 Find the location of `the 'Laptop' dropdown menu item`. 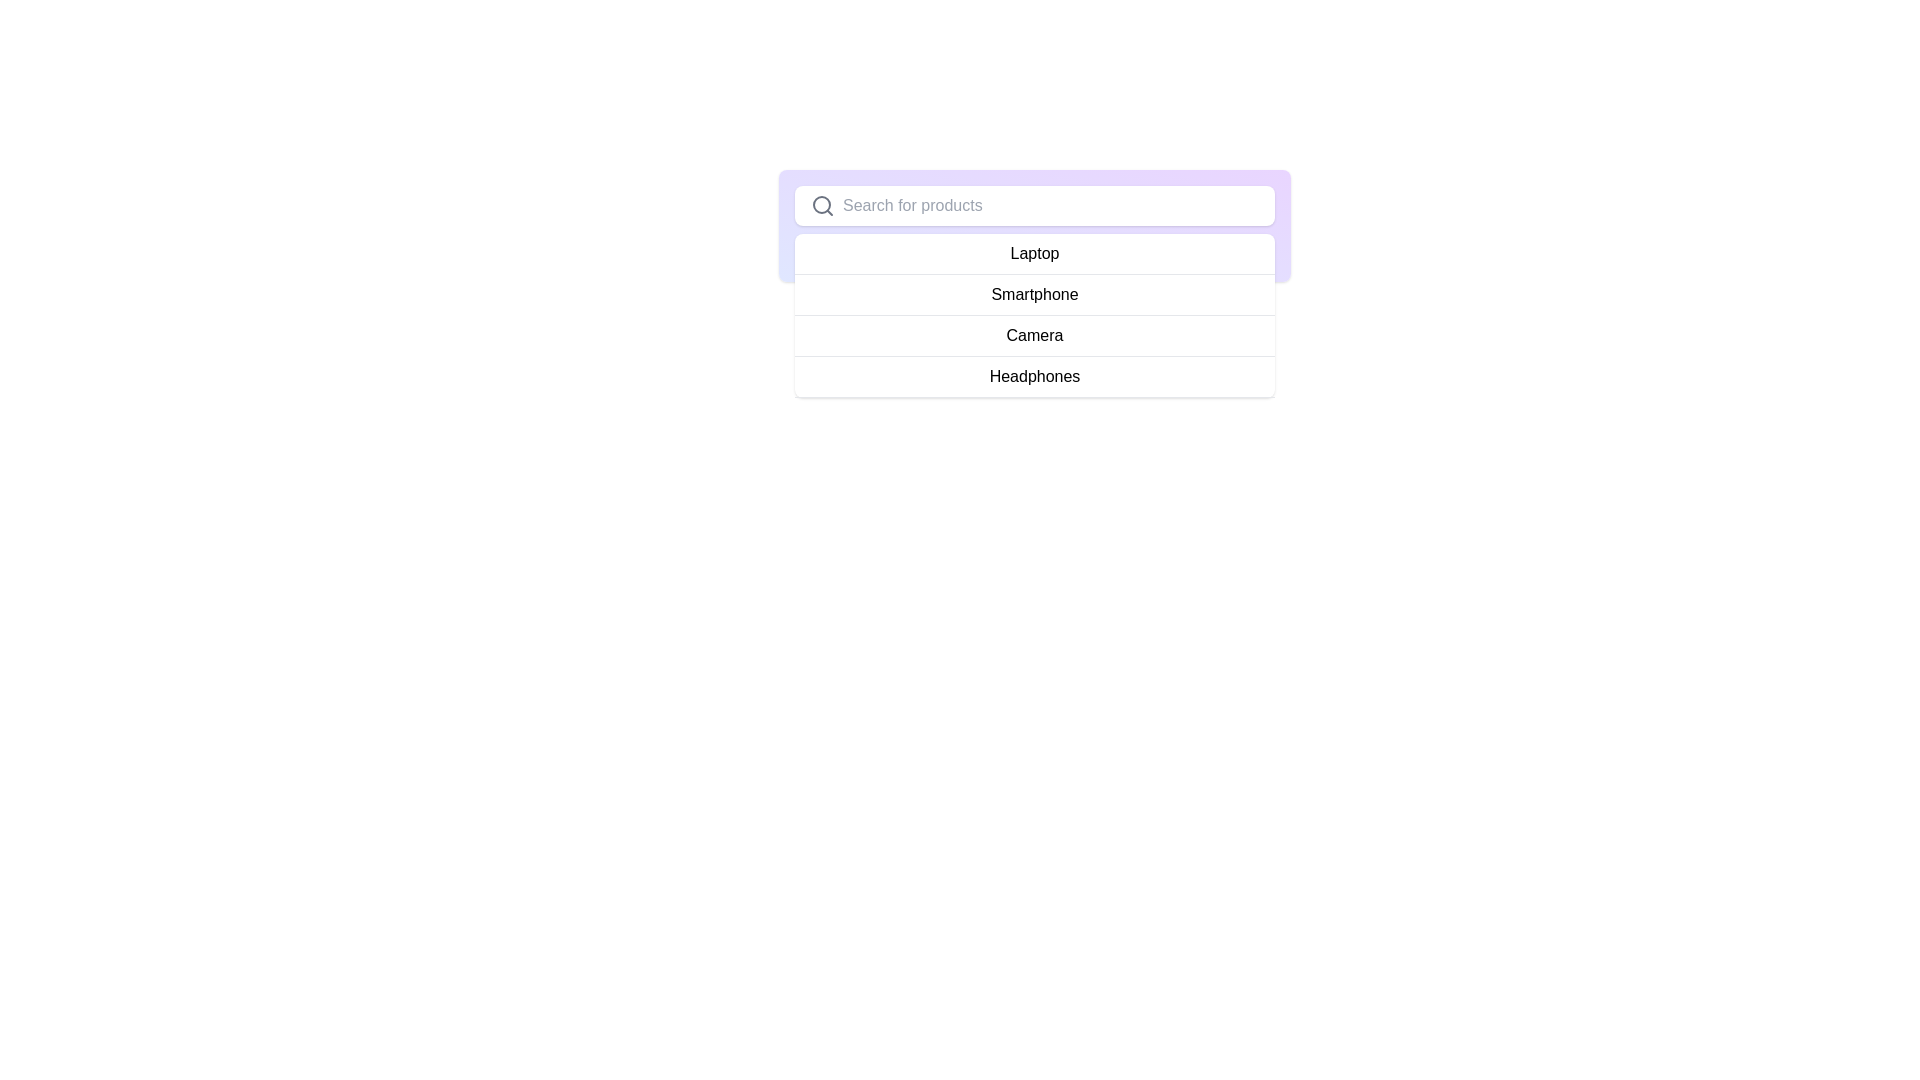

the 'Laptop' dropdown menu item is located at coordinates (1035, 253).